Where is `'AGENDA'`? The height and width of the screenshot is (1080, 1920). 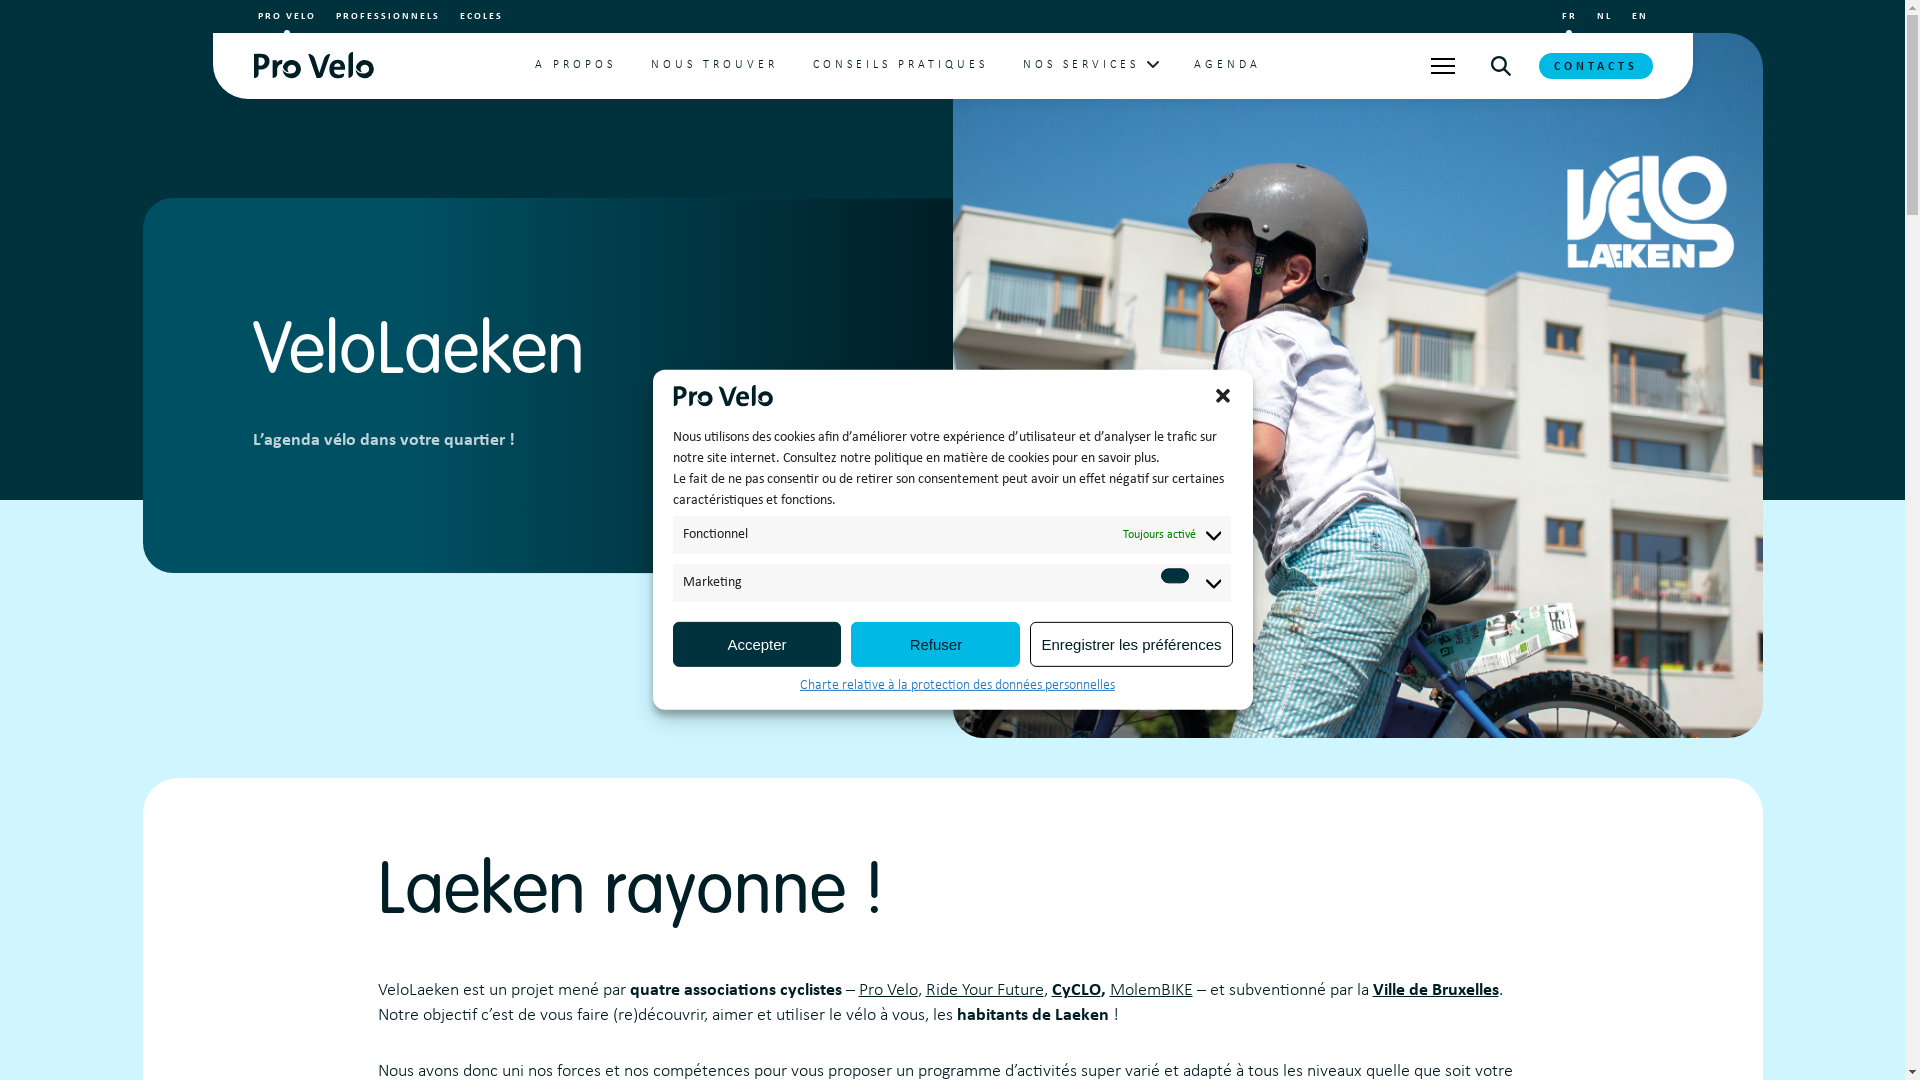 'AGENDA' is located at coordinates (1194, 64).